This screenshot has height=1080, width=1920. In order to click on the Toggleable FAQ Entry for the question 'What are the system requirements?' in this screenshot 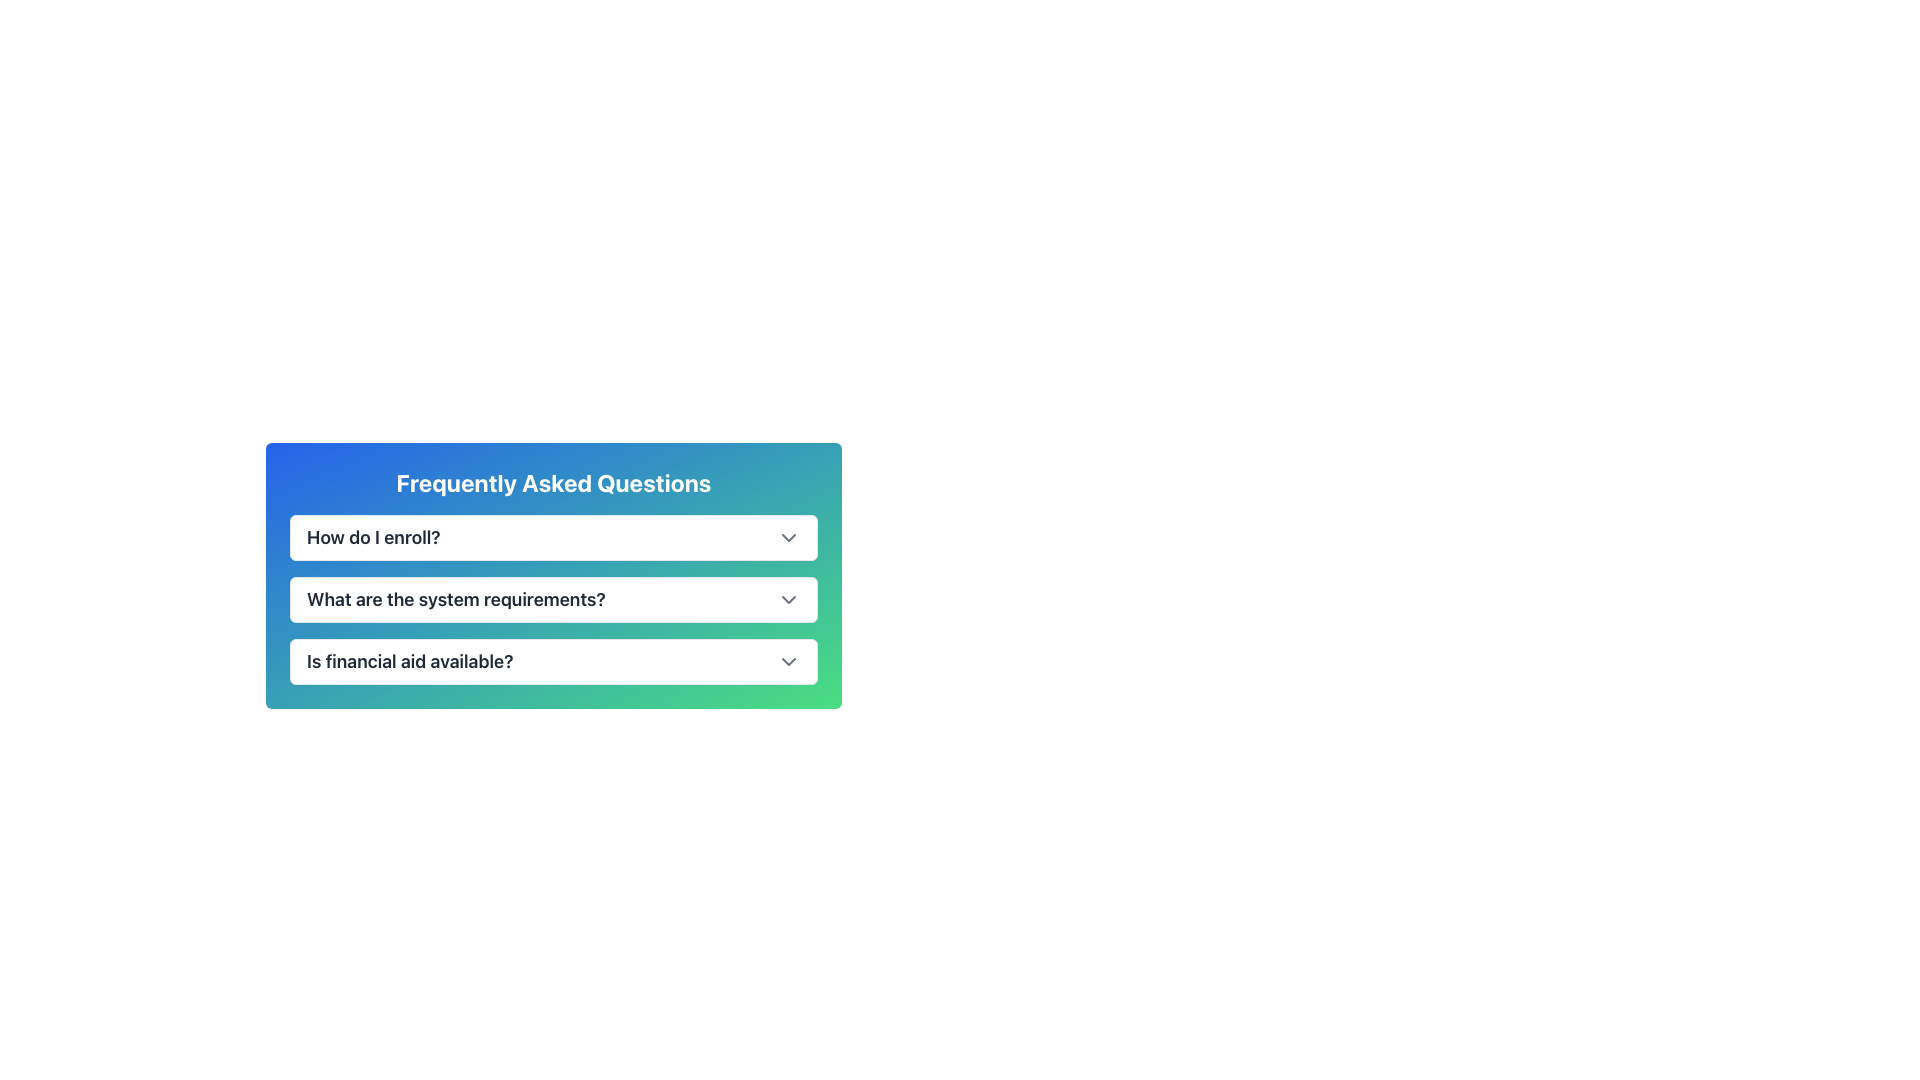, I will do `click(553, 599)`.